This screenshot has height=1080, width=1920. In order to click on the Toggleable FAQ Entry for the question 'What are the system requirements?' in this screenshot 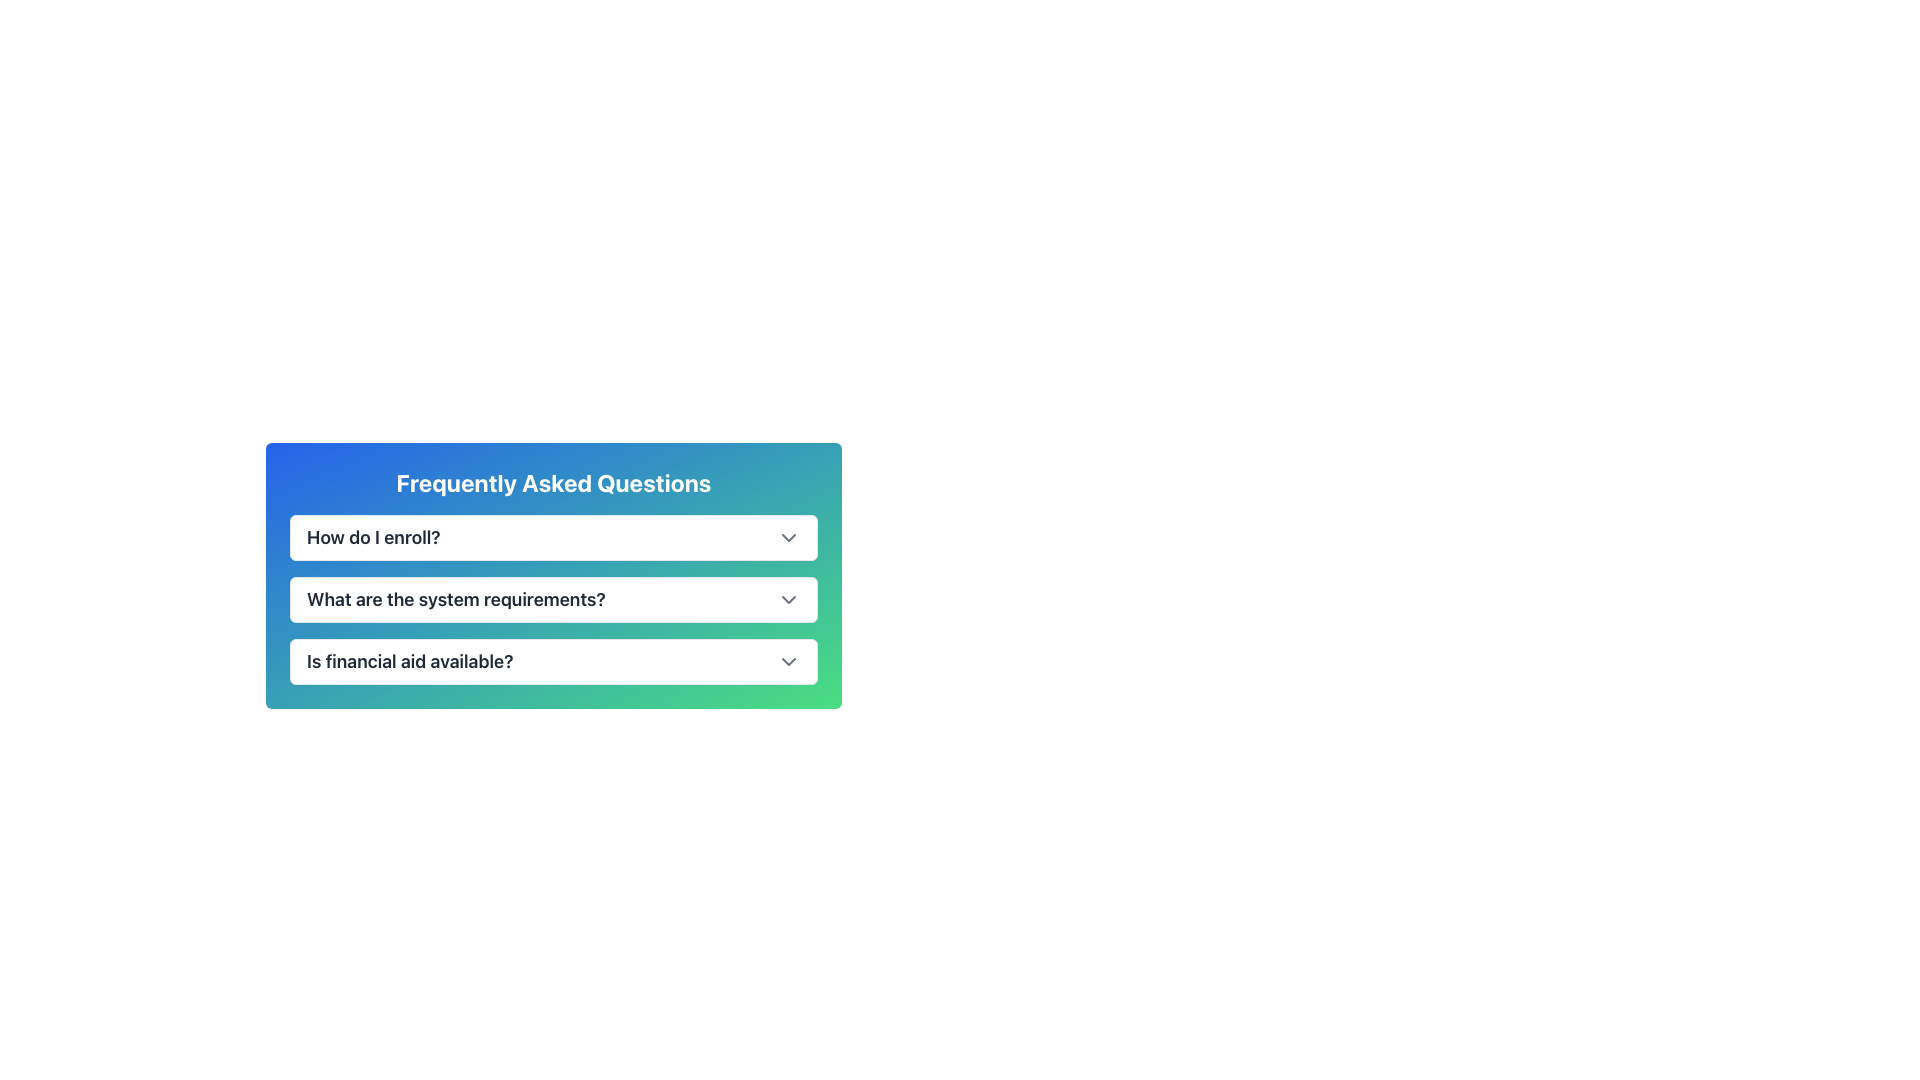, I will do `click(553, 599)`.